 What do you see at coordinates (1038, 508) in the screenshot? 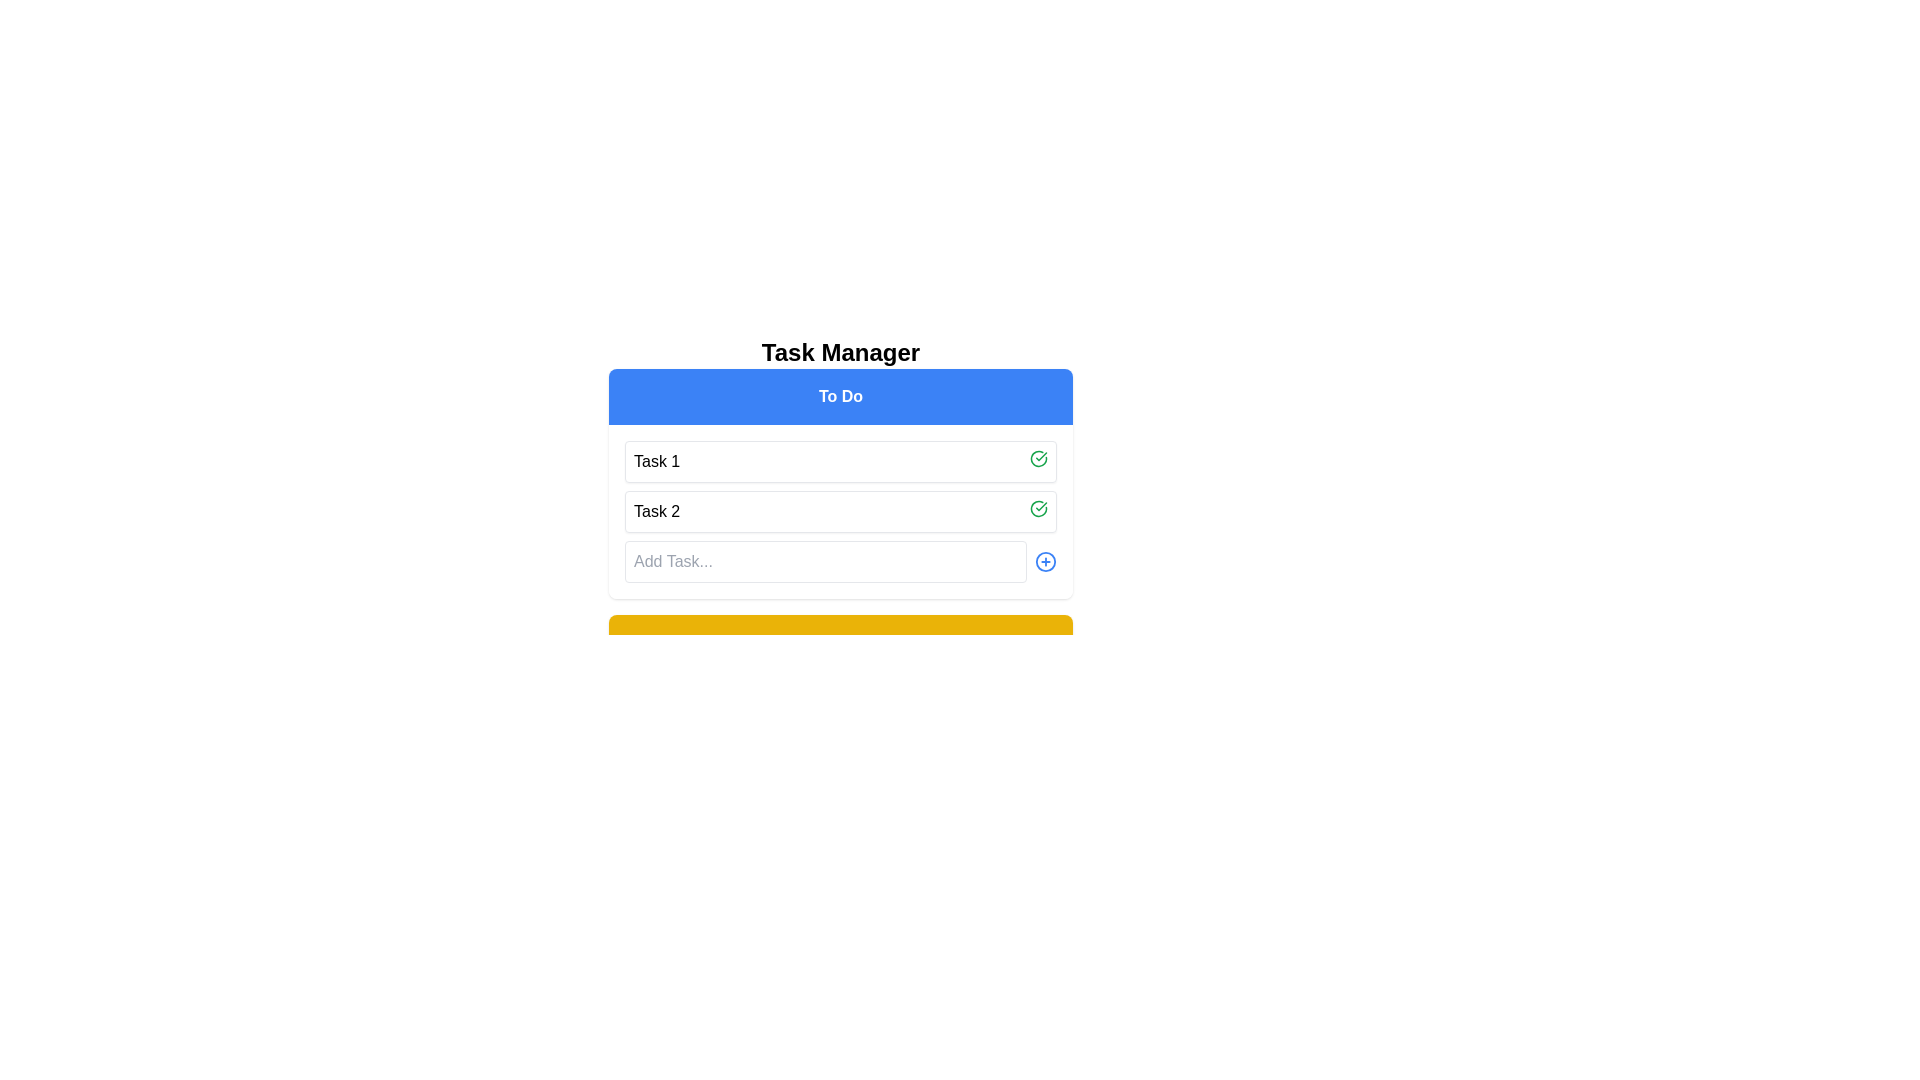
I see `the circular green checkmark icon indicating completion for 'Task 2', positioned at the end of the task row` at bounding box center [1038, 508].